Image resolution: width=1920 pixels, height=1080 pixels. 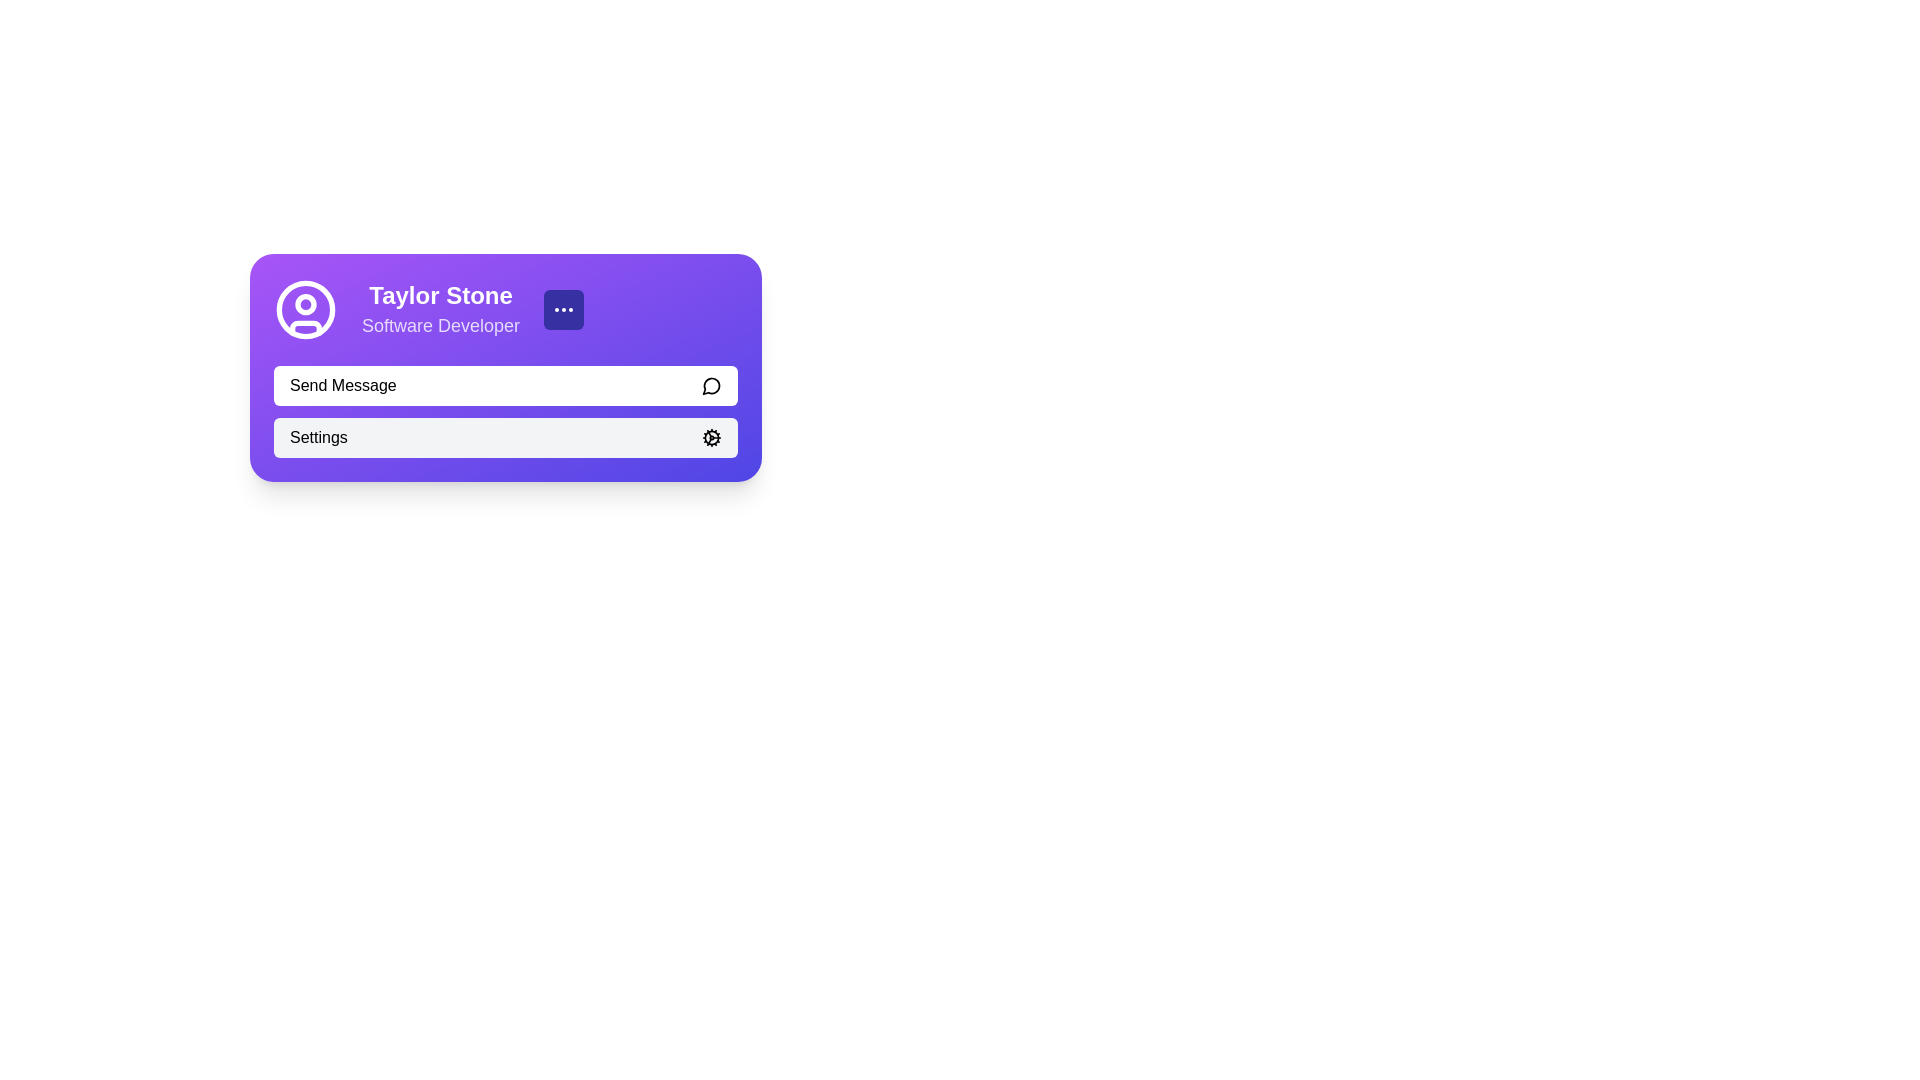 I want to click on the settings icon located on the right side of the 'Settings' button, which indicates configuration options, so click(x=711, y=437).